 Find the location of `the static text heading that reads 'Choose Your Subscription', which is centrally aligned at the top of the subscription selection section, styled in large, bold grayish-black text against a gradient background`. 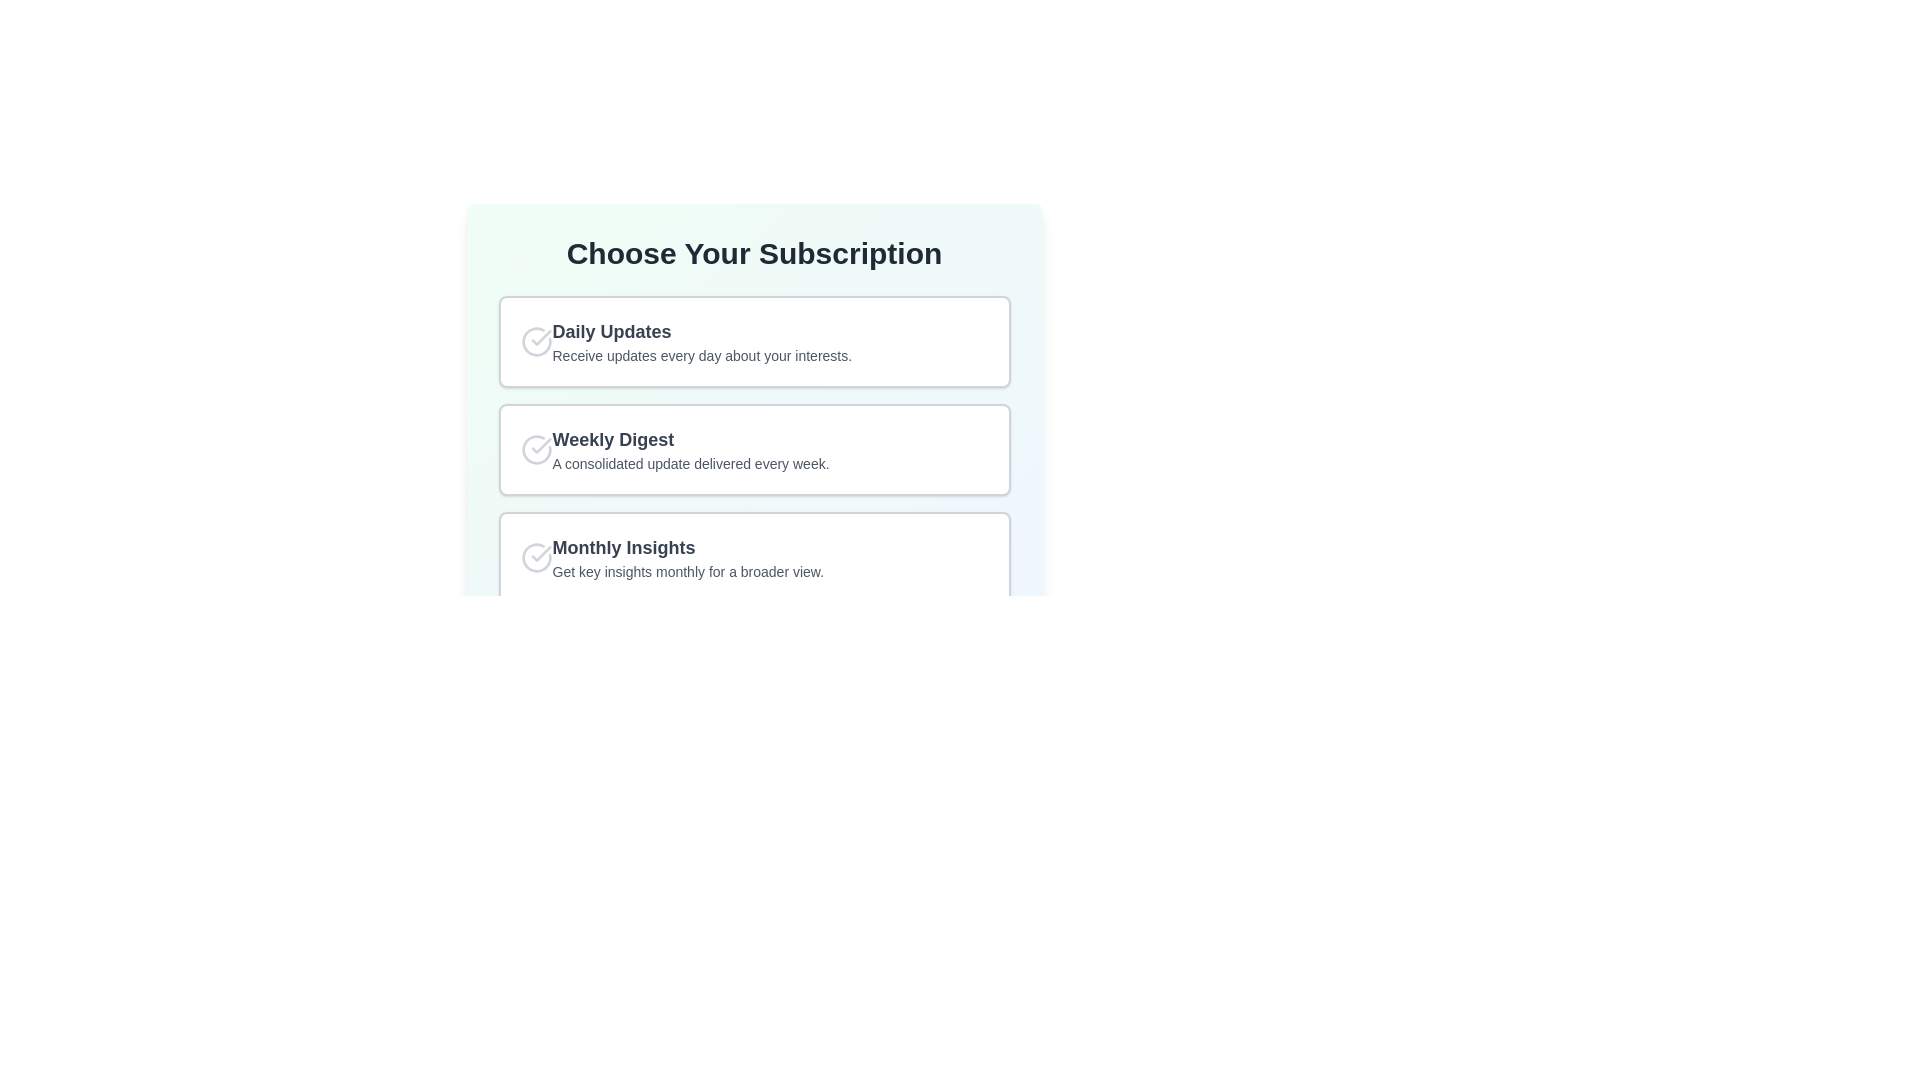

the static text heading that reads 'Choose Your Subscription', which is centrally aligned at the top of the subscription selection section, styled in large, bold grayish-black text against a gradient background is located at coordinates (753, 253).